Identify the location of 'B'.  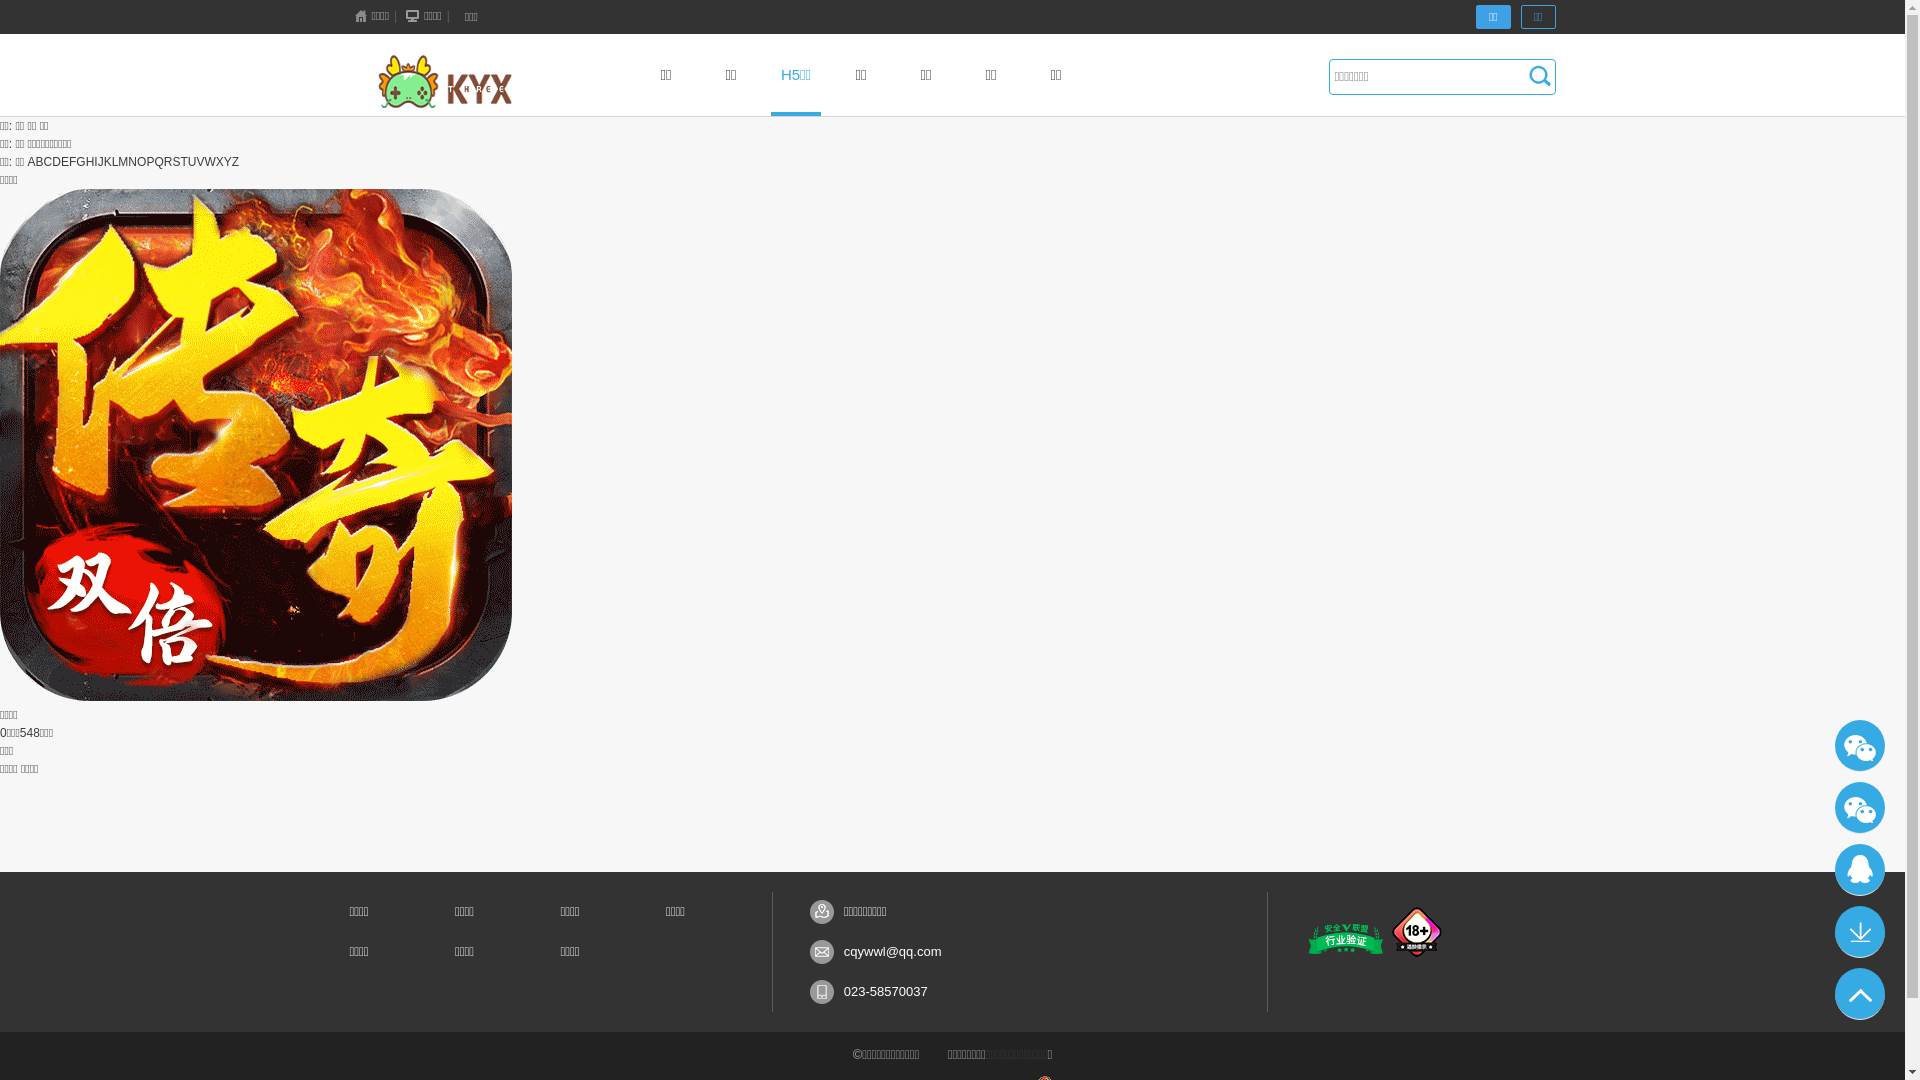
(39, 161).